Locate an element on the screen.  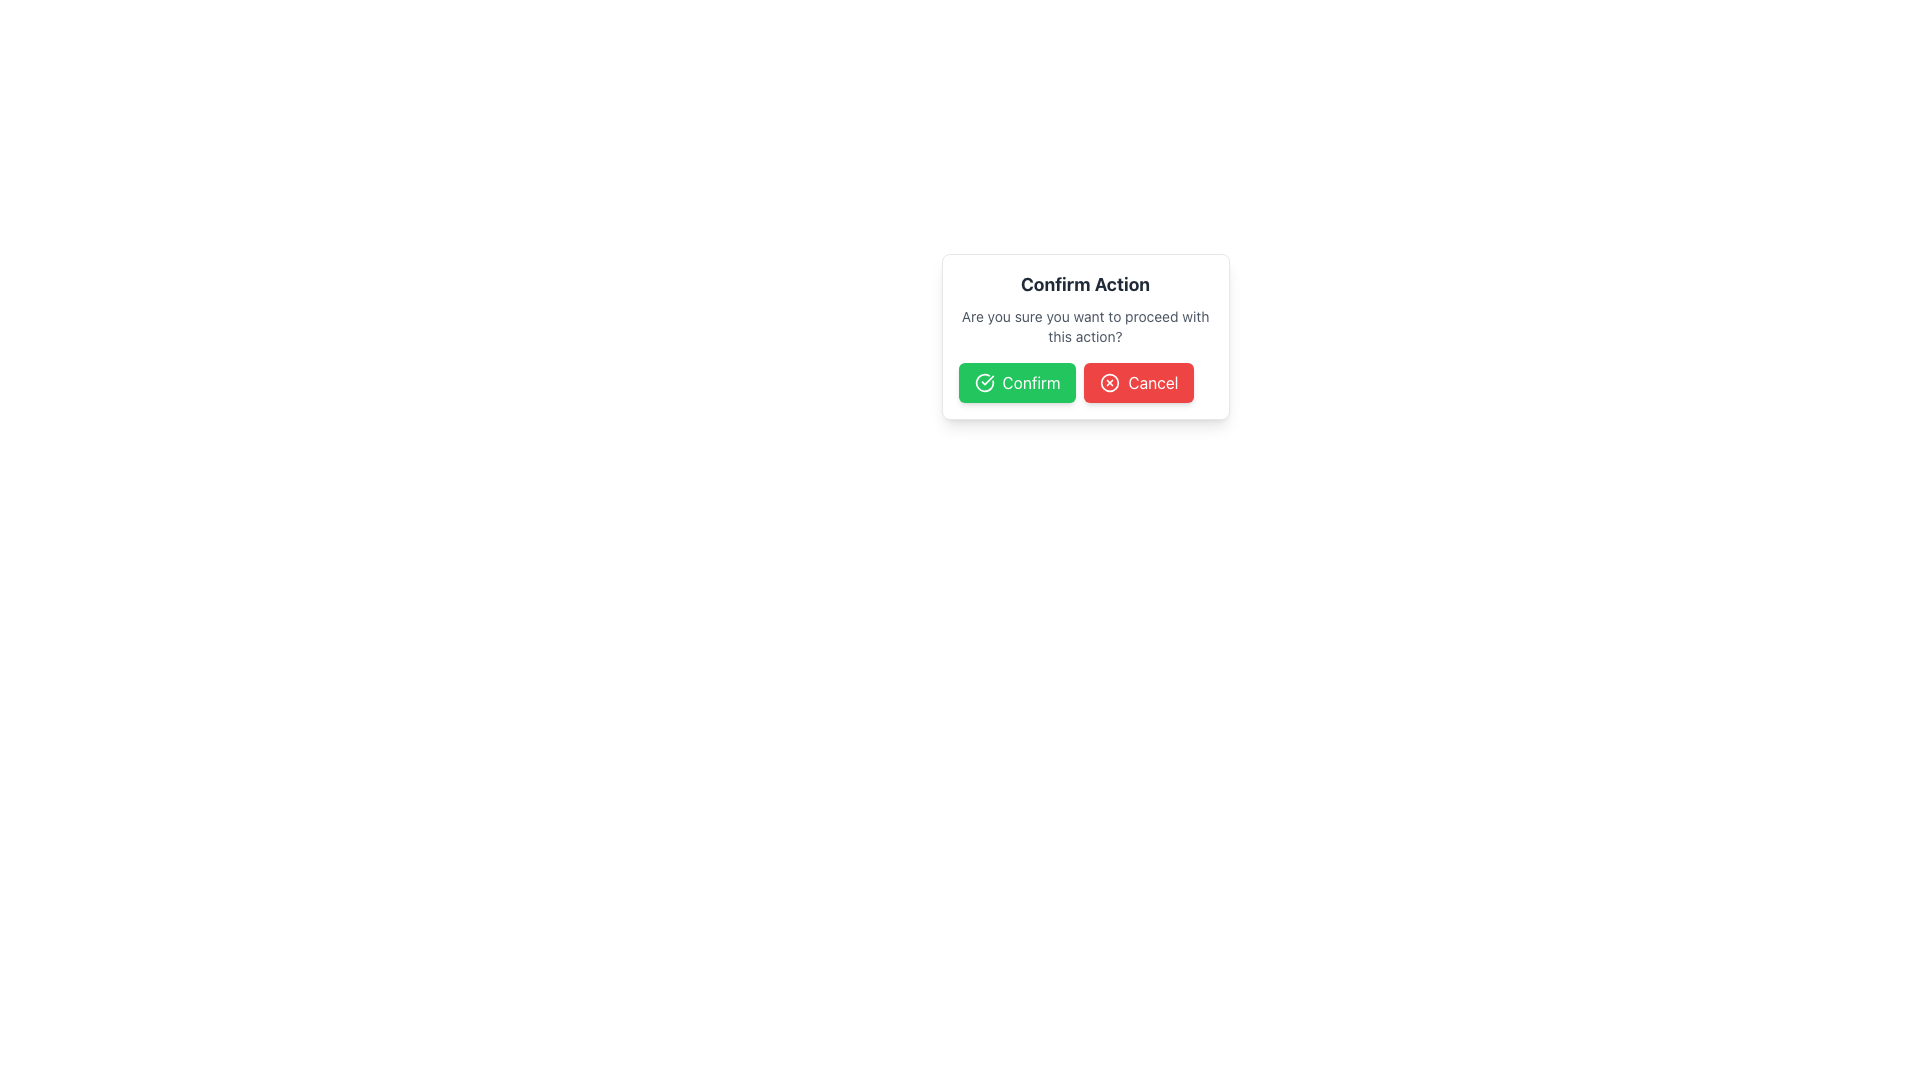
the 'Cancel' button located to the right of the 'Confirm' button in the horizontal button group at the bottom of the confirmation dialog is located at coordinates (1139, 382).